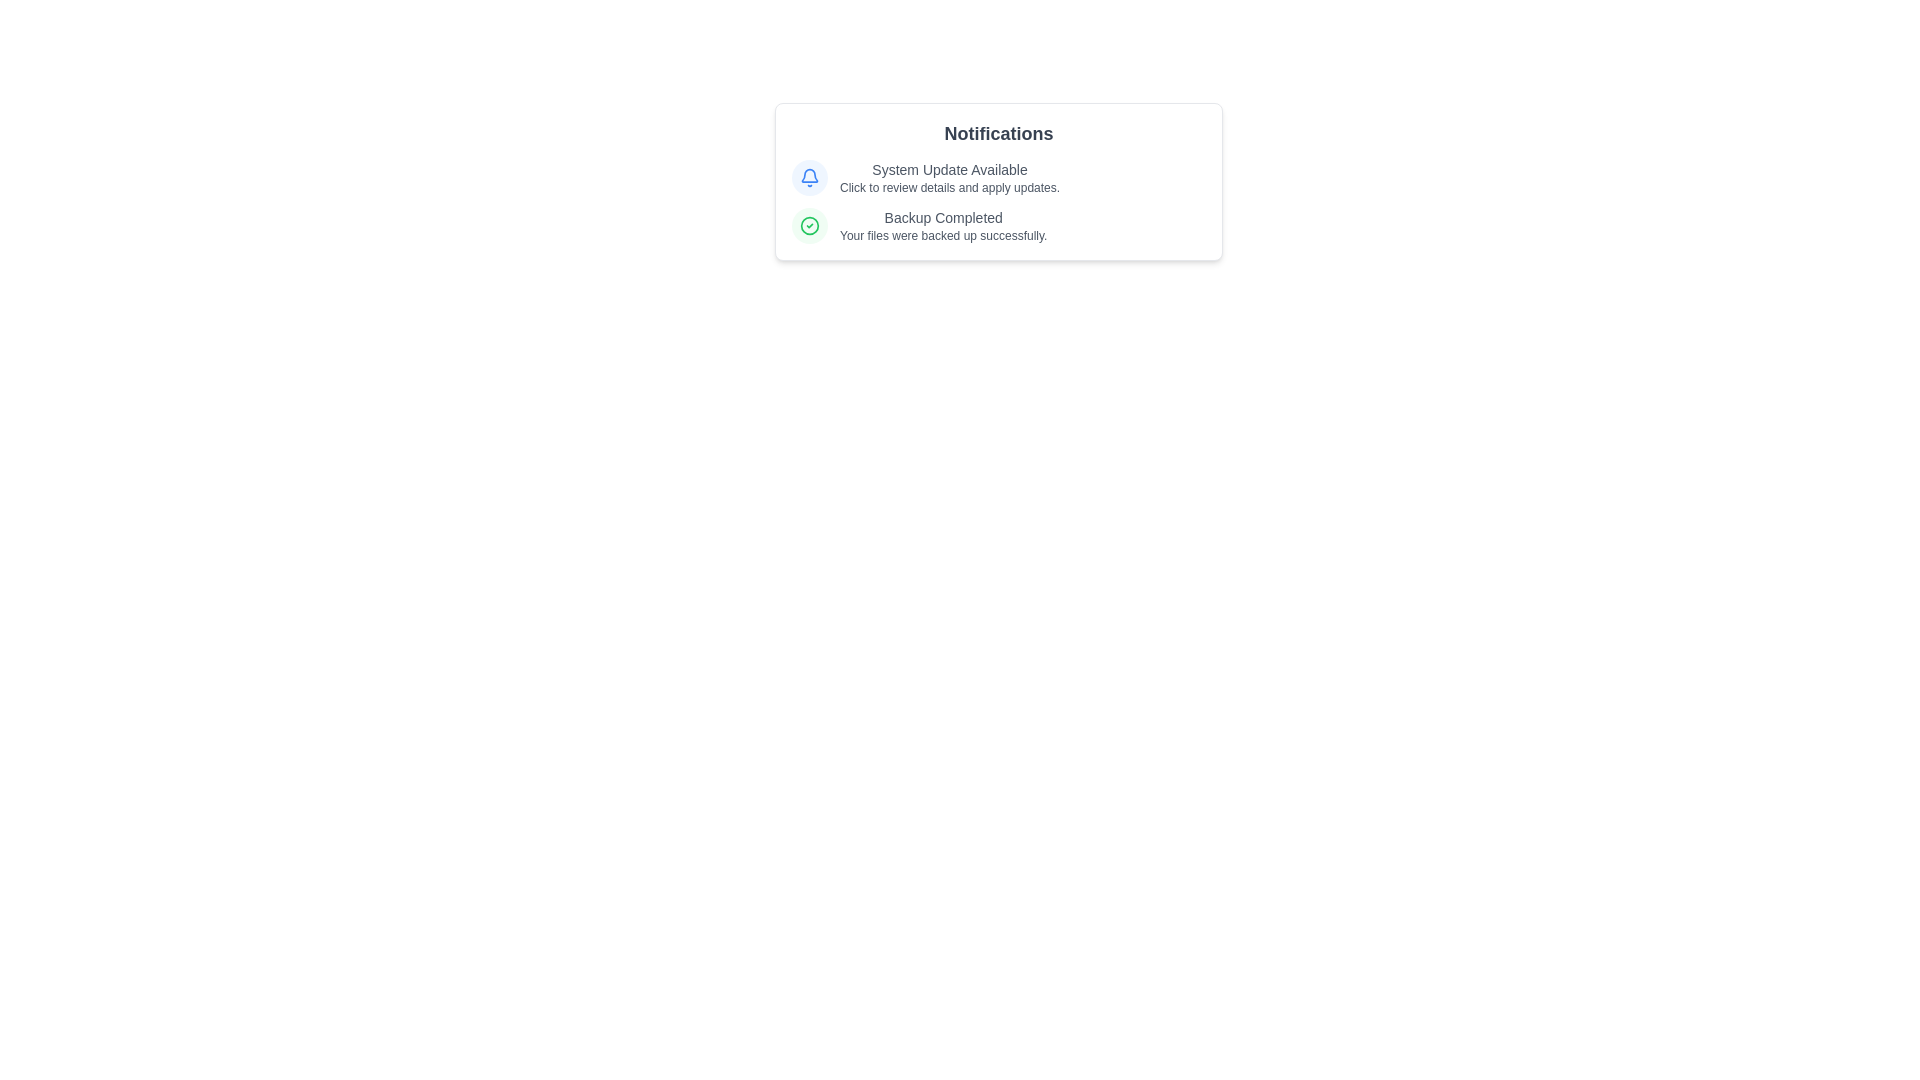 This screenshot has height=1080, width=1920. I want to click on the notification message displaying a success status with the title 'Backup Completed' and a green circular icon with a checkmark, so click(998, 225).